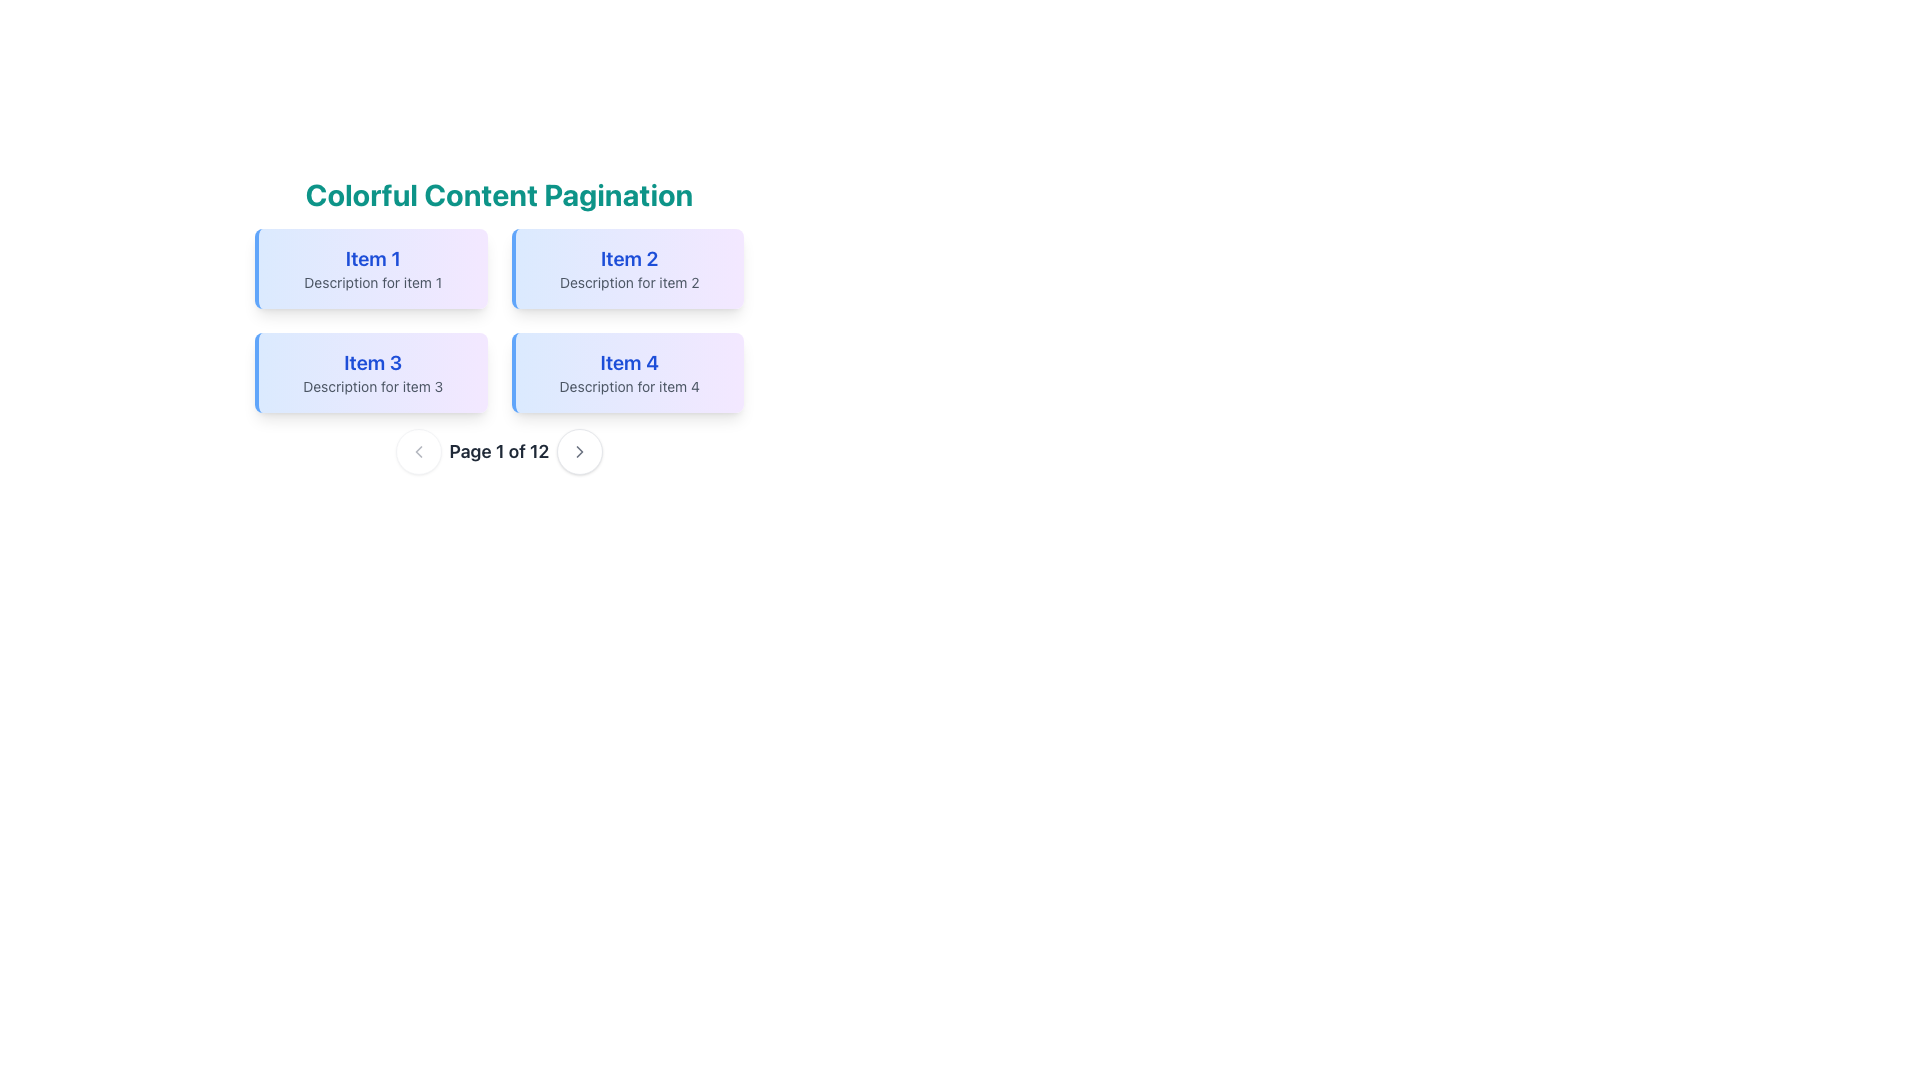 The image size is (1920, 1080). I want to click on the headline text reading 'Item 3', which is styled with a large font size, bold weight, and a distinct blue color, located in the third position of a two-by-two grid of containers, so click(373, 362).